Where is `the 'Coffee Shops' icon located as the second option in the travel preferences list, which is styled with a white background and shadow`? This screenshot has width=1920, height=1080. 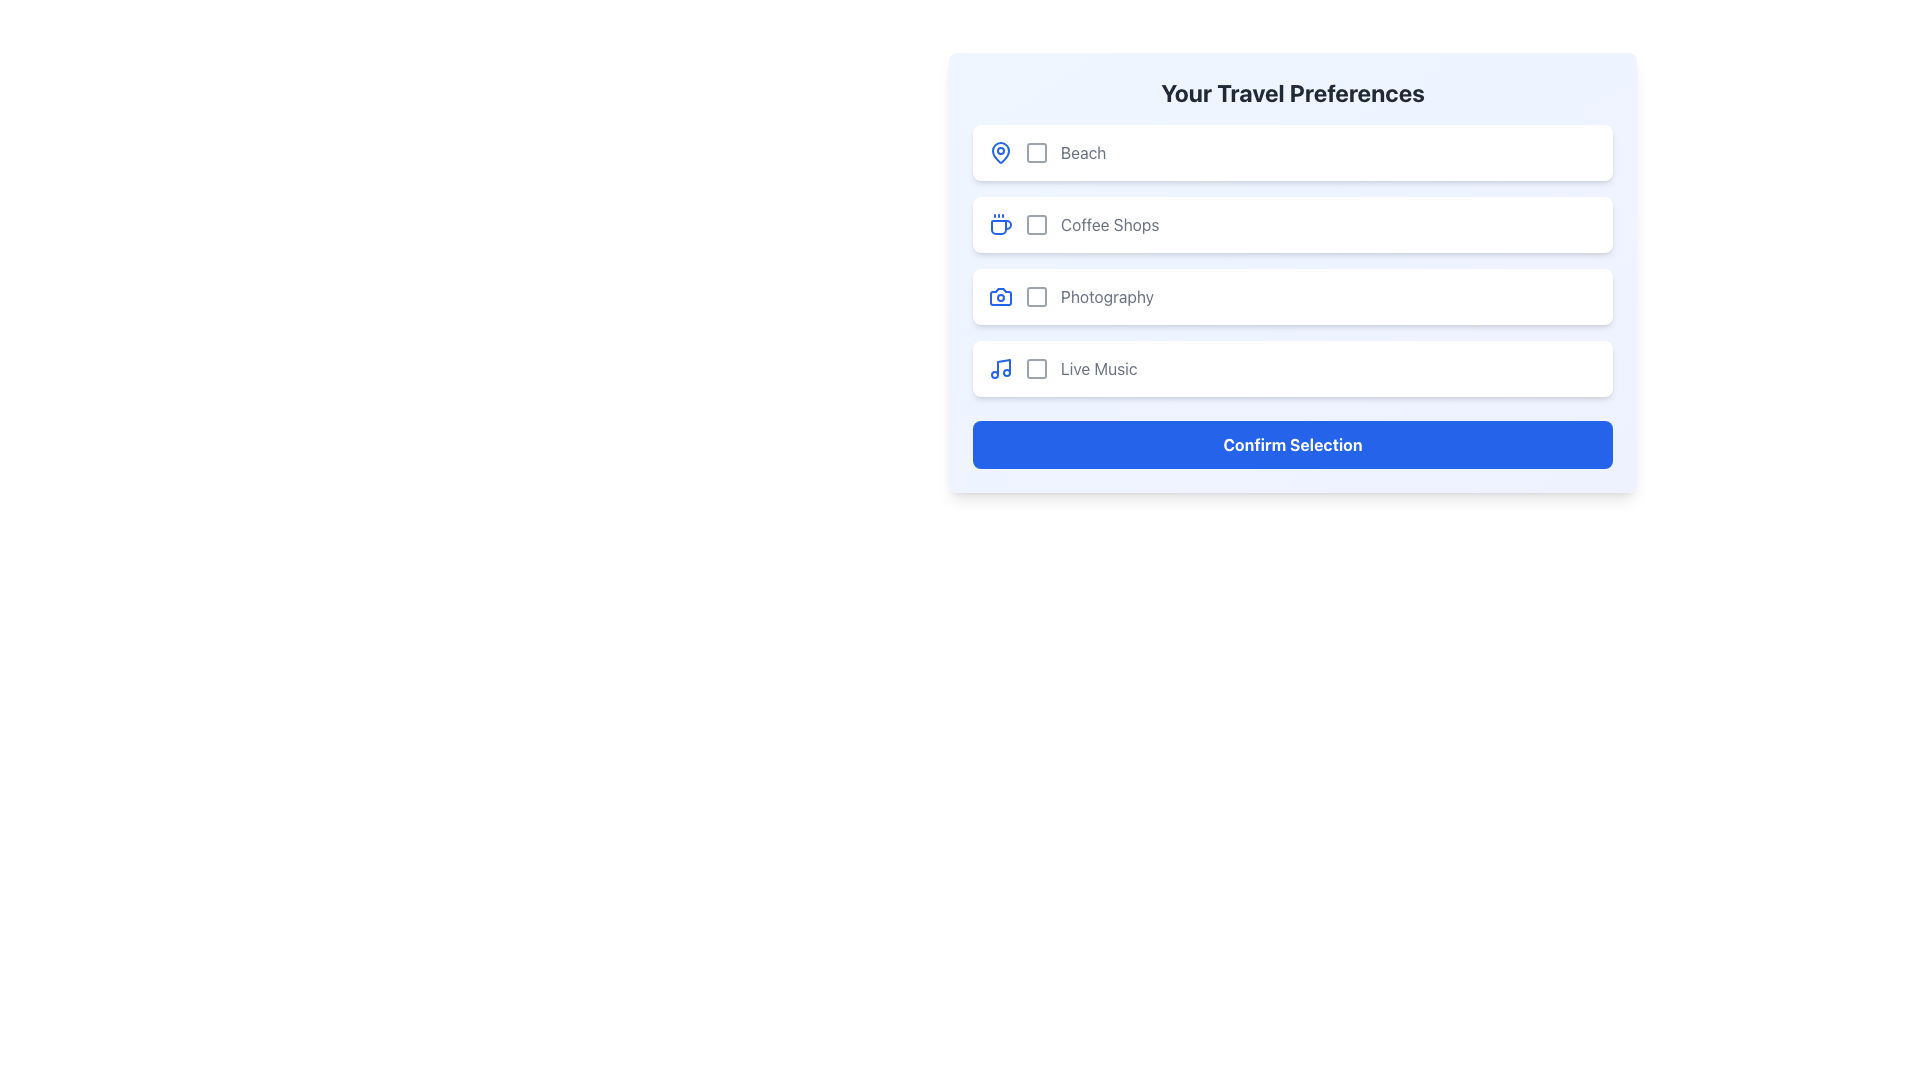
the 'Coffee Shops' icon located as the second option in the travel preferences list, which is styled with a white background and shadow is located at coordinates (1001, 224).